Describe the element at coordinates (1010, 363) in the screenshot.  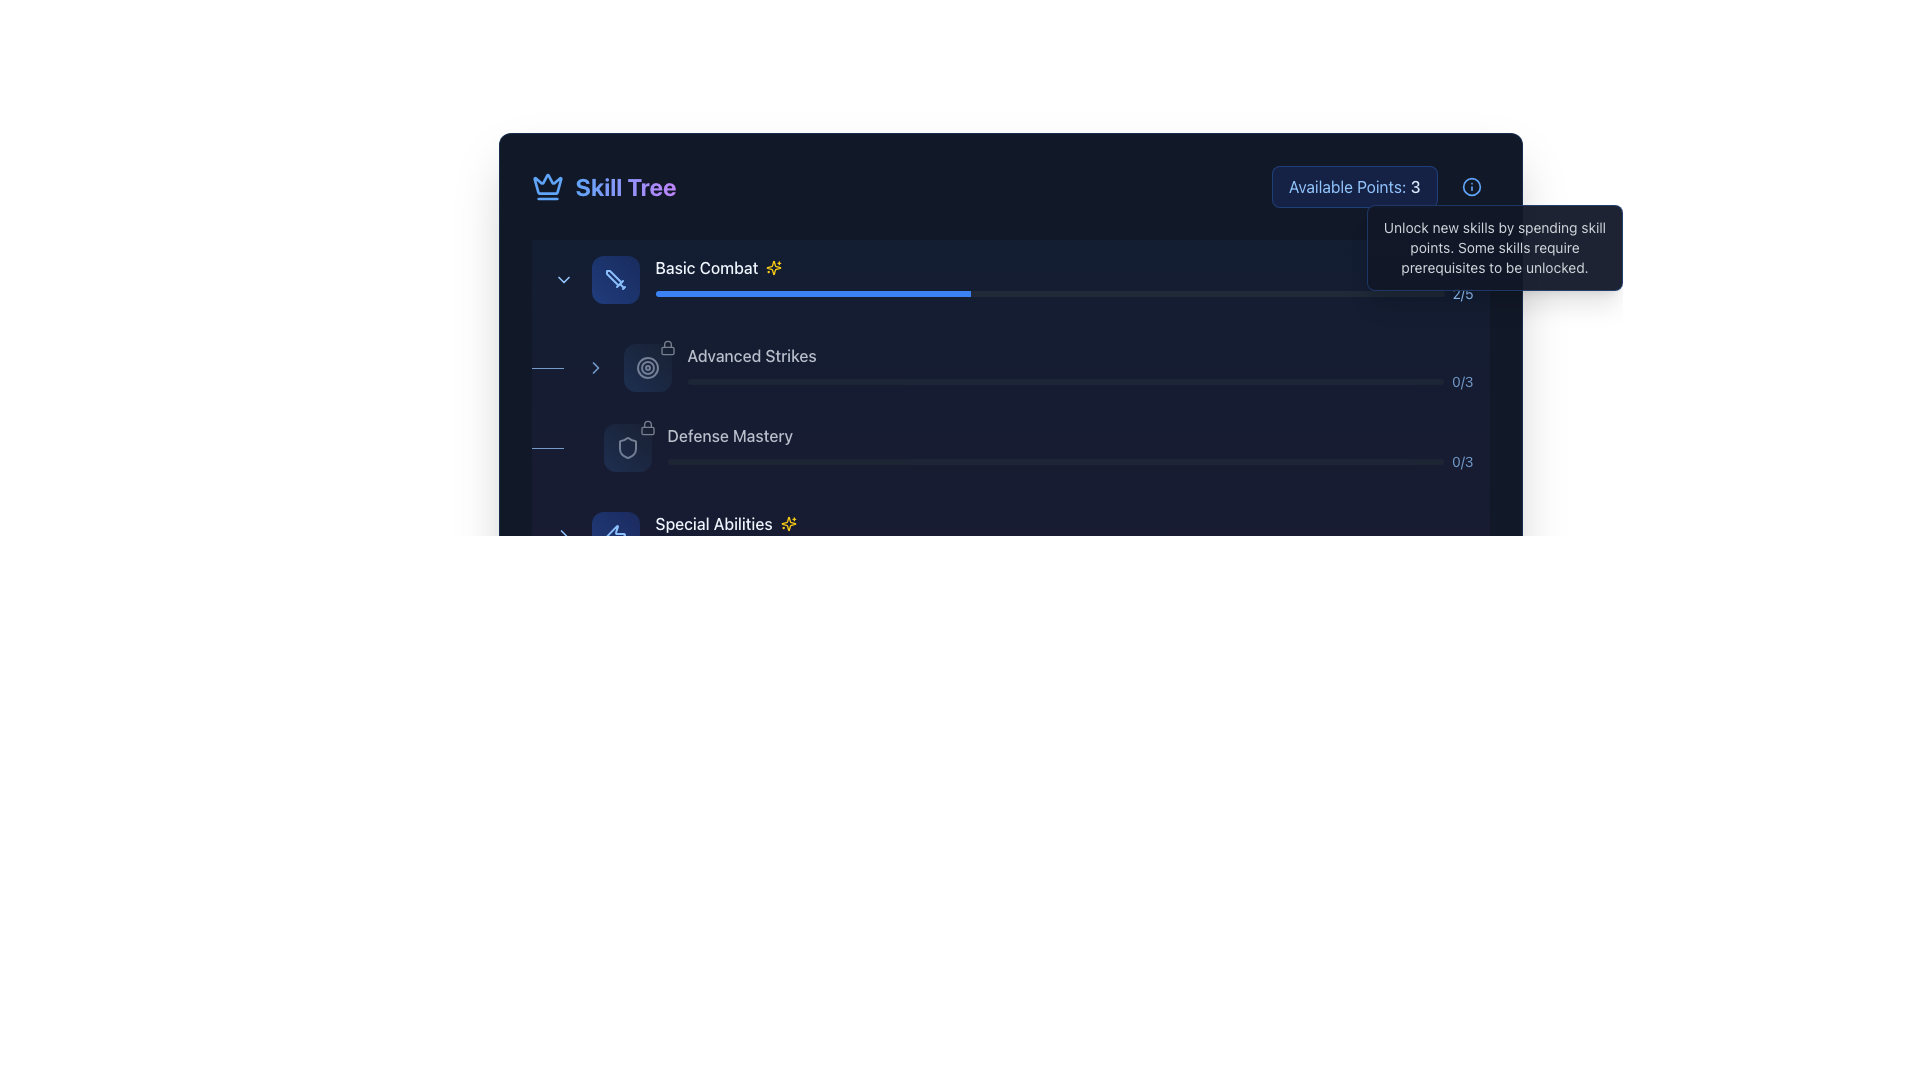
I see `the second skill category item in the skills section under 'Basic Combat'` at that location.